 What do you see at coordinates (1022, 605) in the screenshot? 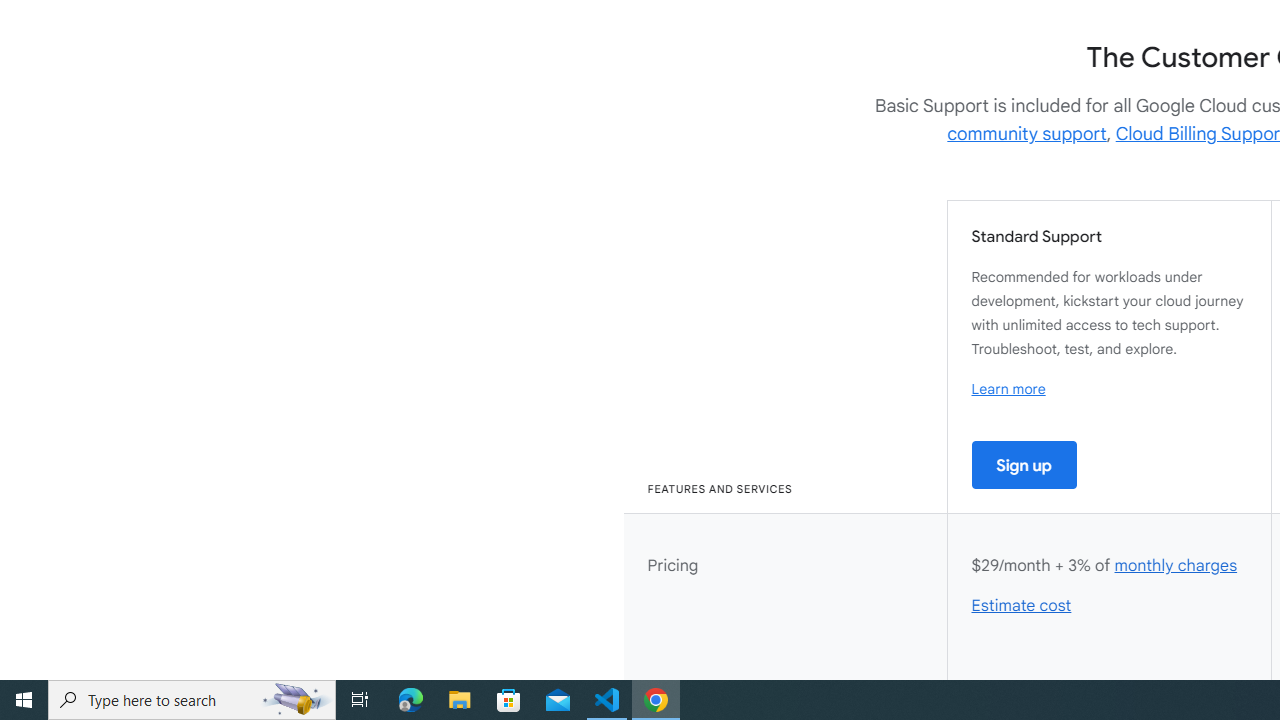
I see `'Estimate cost'` at bounding box center [1022, 605].